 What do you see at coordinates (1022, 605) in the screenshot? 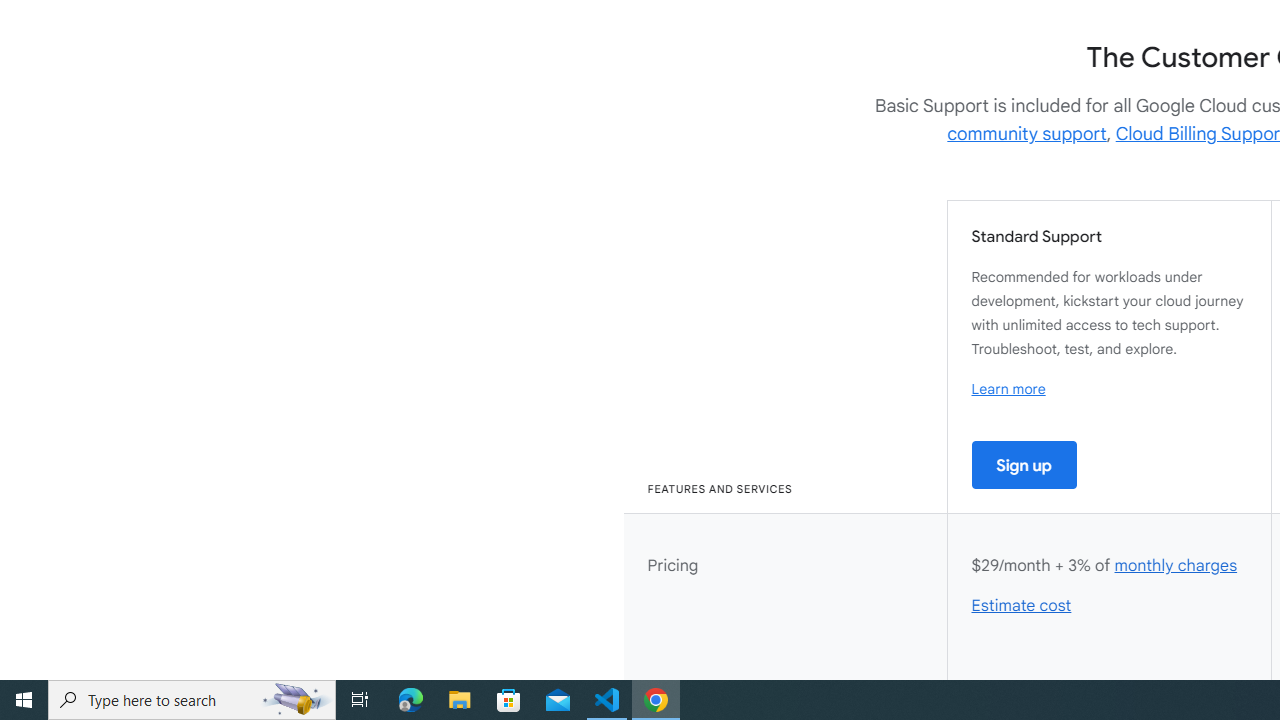
I see `'Estimate cost'` at bounding box center [1022, 605].